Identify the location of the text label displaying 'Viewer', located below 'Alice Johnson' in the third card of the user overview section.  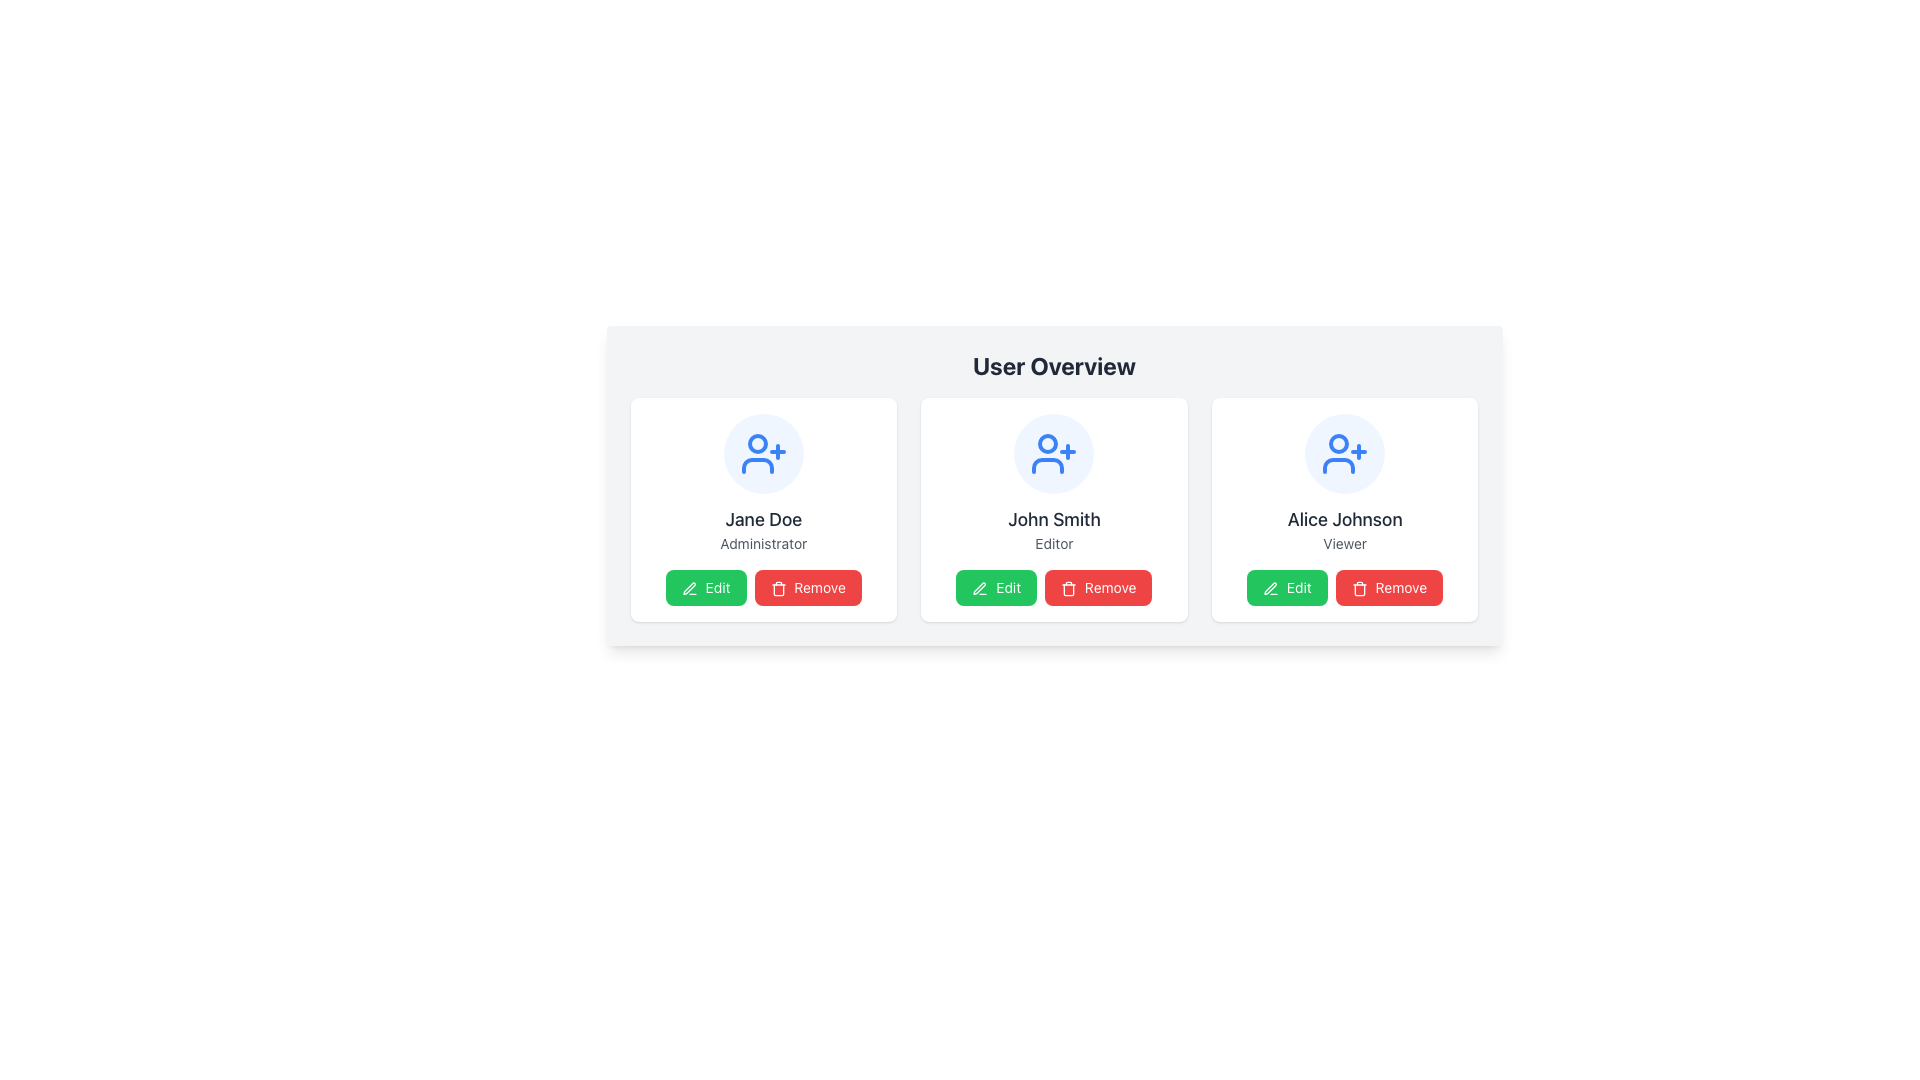
(1345, 543).